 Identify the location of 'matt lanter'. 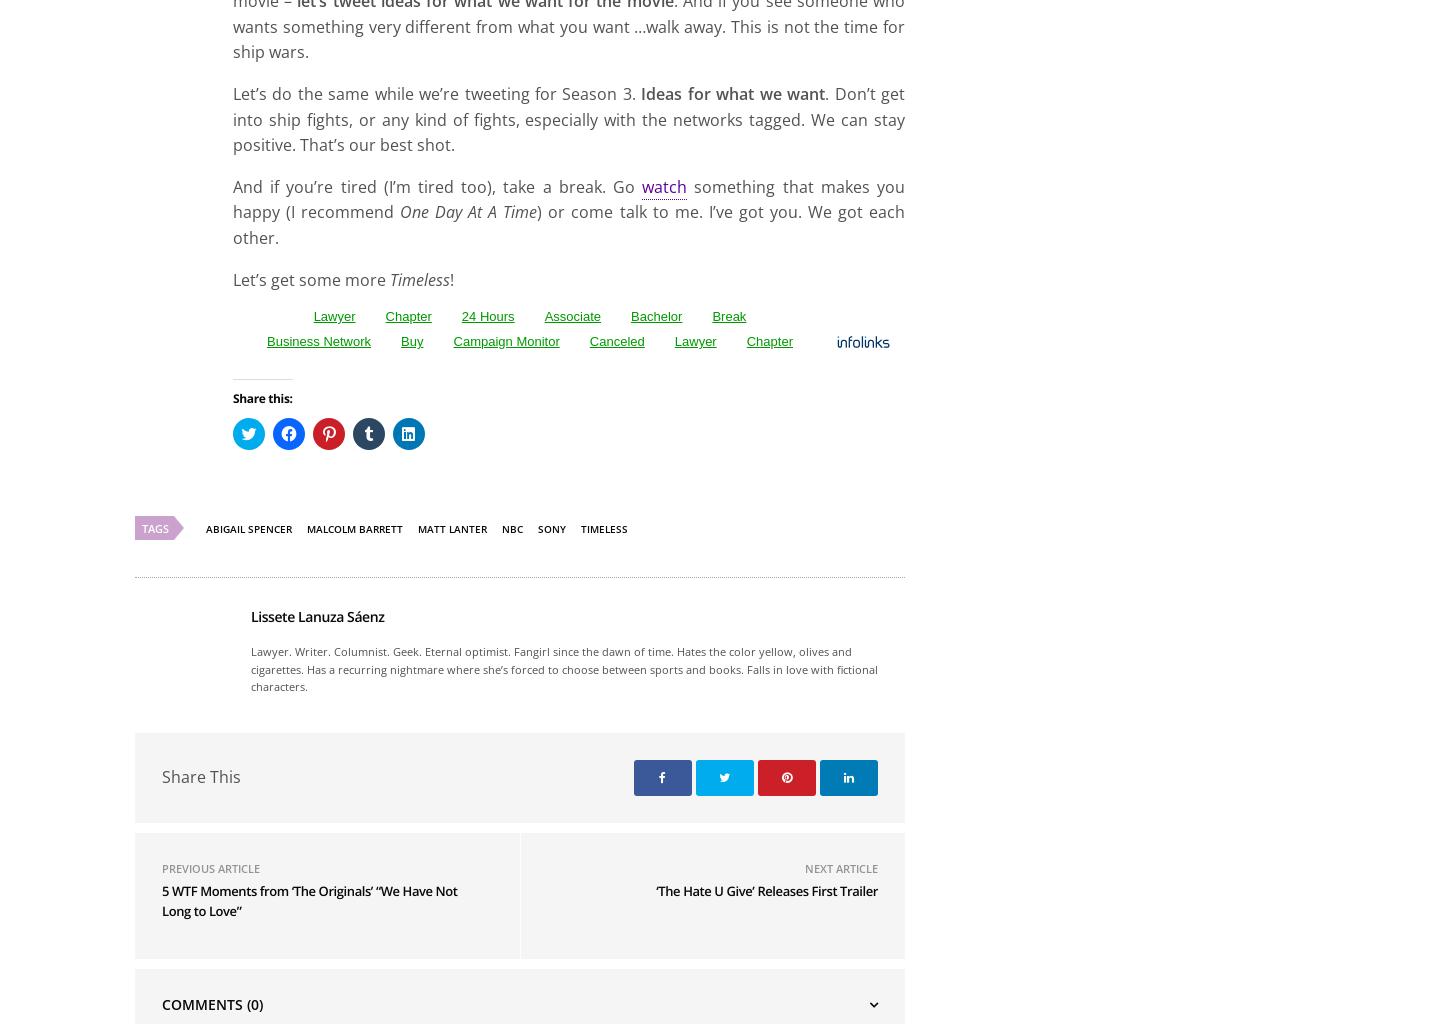
(452, 763).